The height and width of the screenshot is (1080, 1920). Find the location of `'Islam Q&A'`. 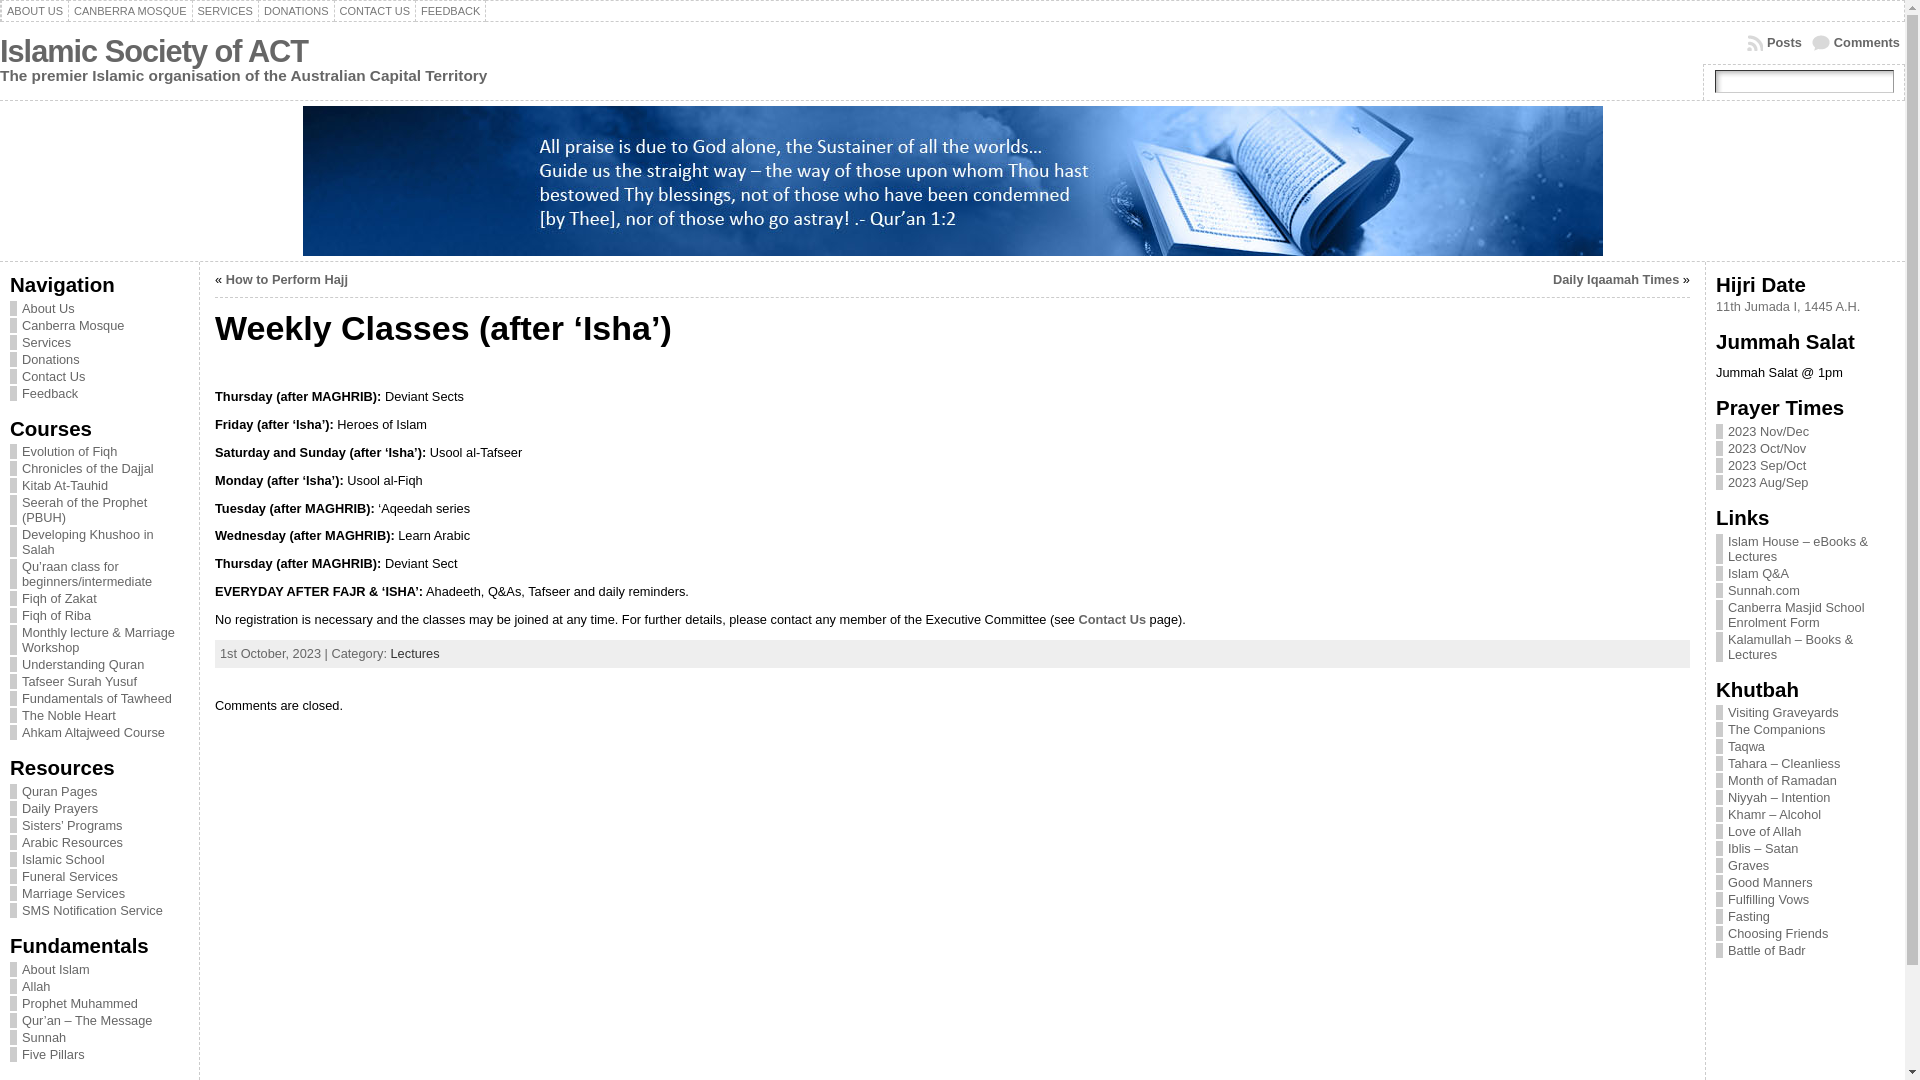

'Islam Q&A' is located at coordinates (1757, 573).